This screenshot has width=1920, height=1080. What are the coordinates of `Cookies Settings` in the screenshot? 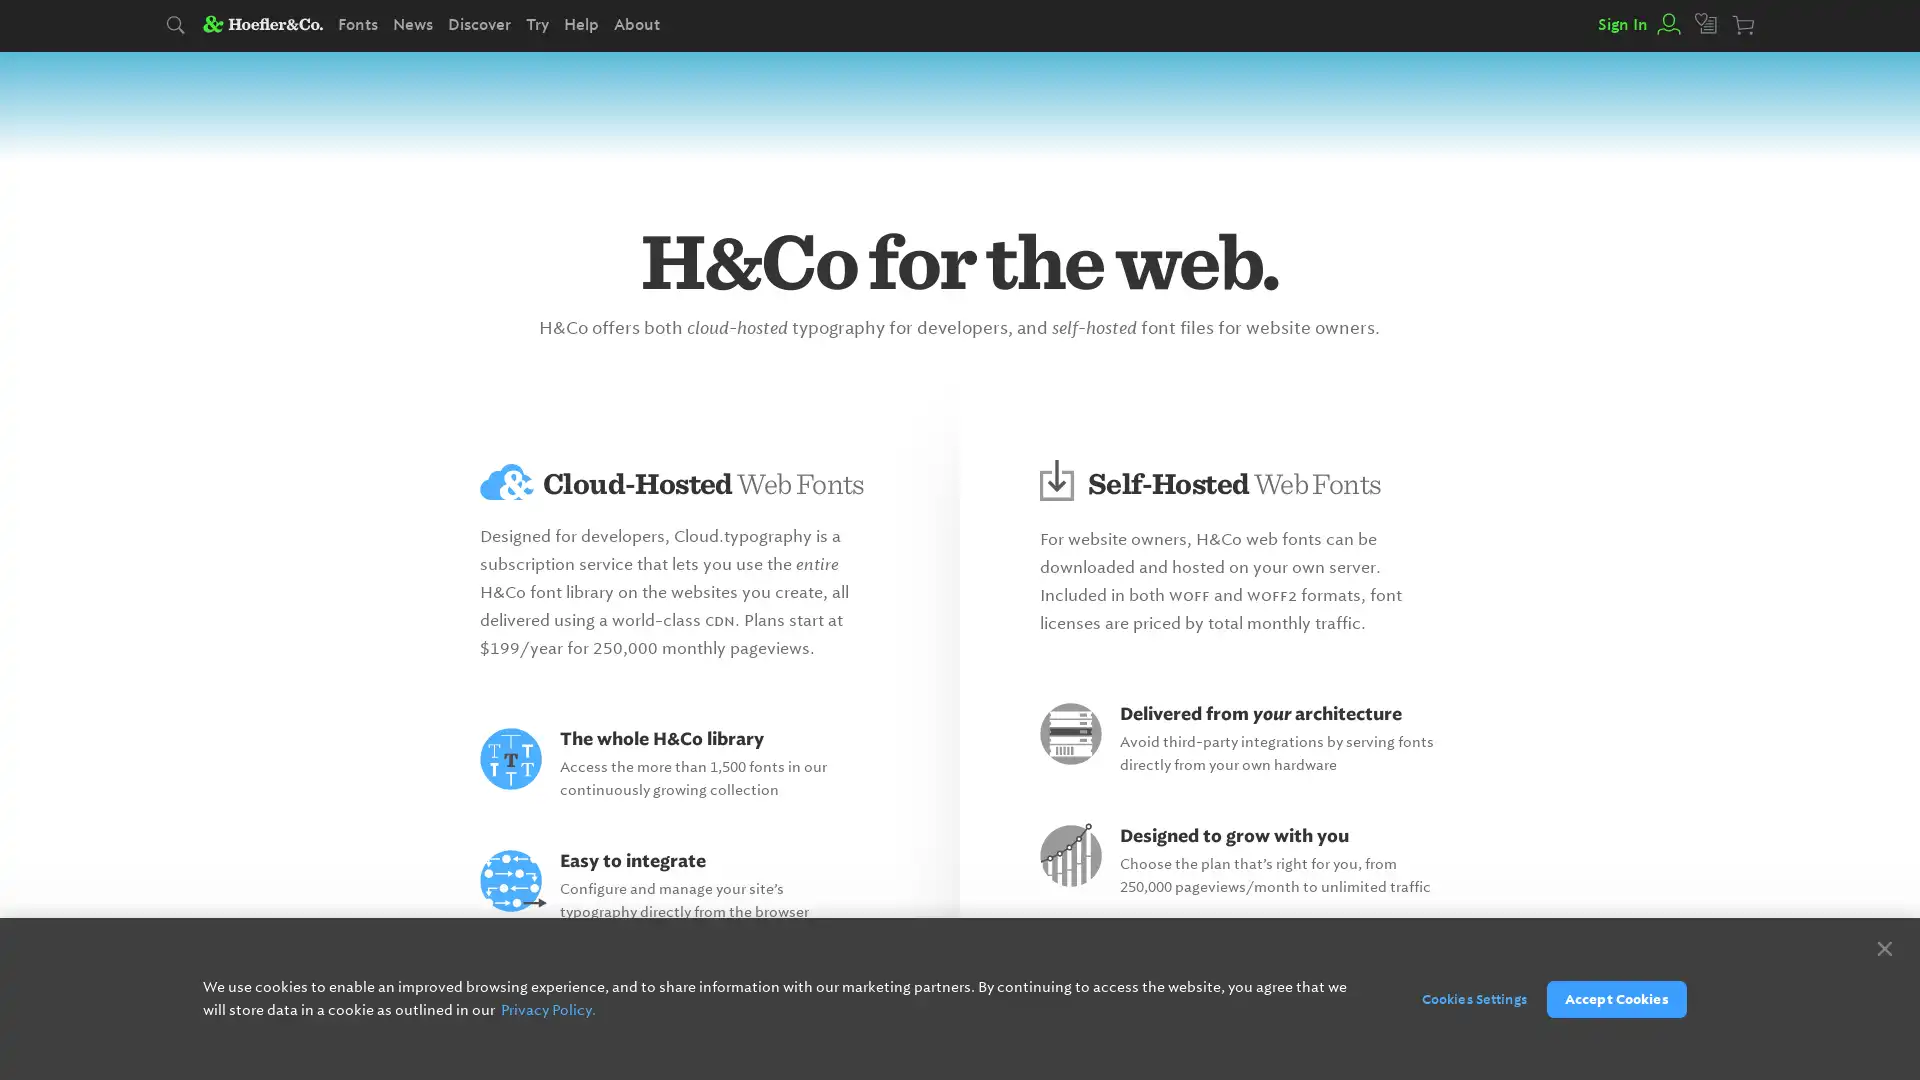 It's located at (1463, 998).